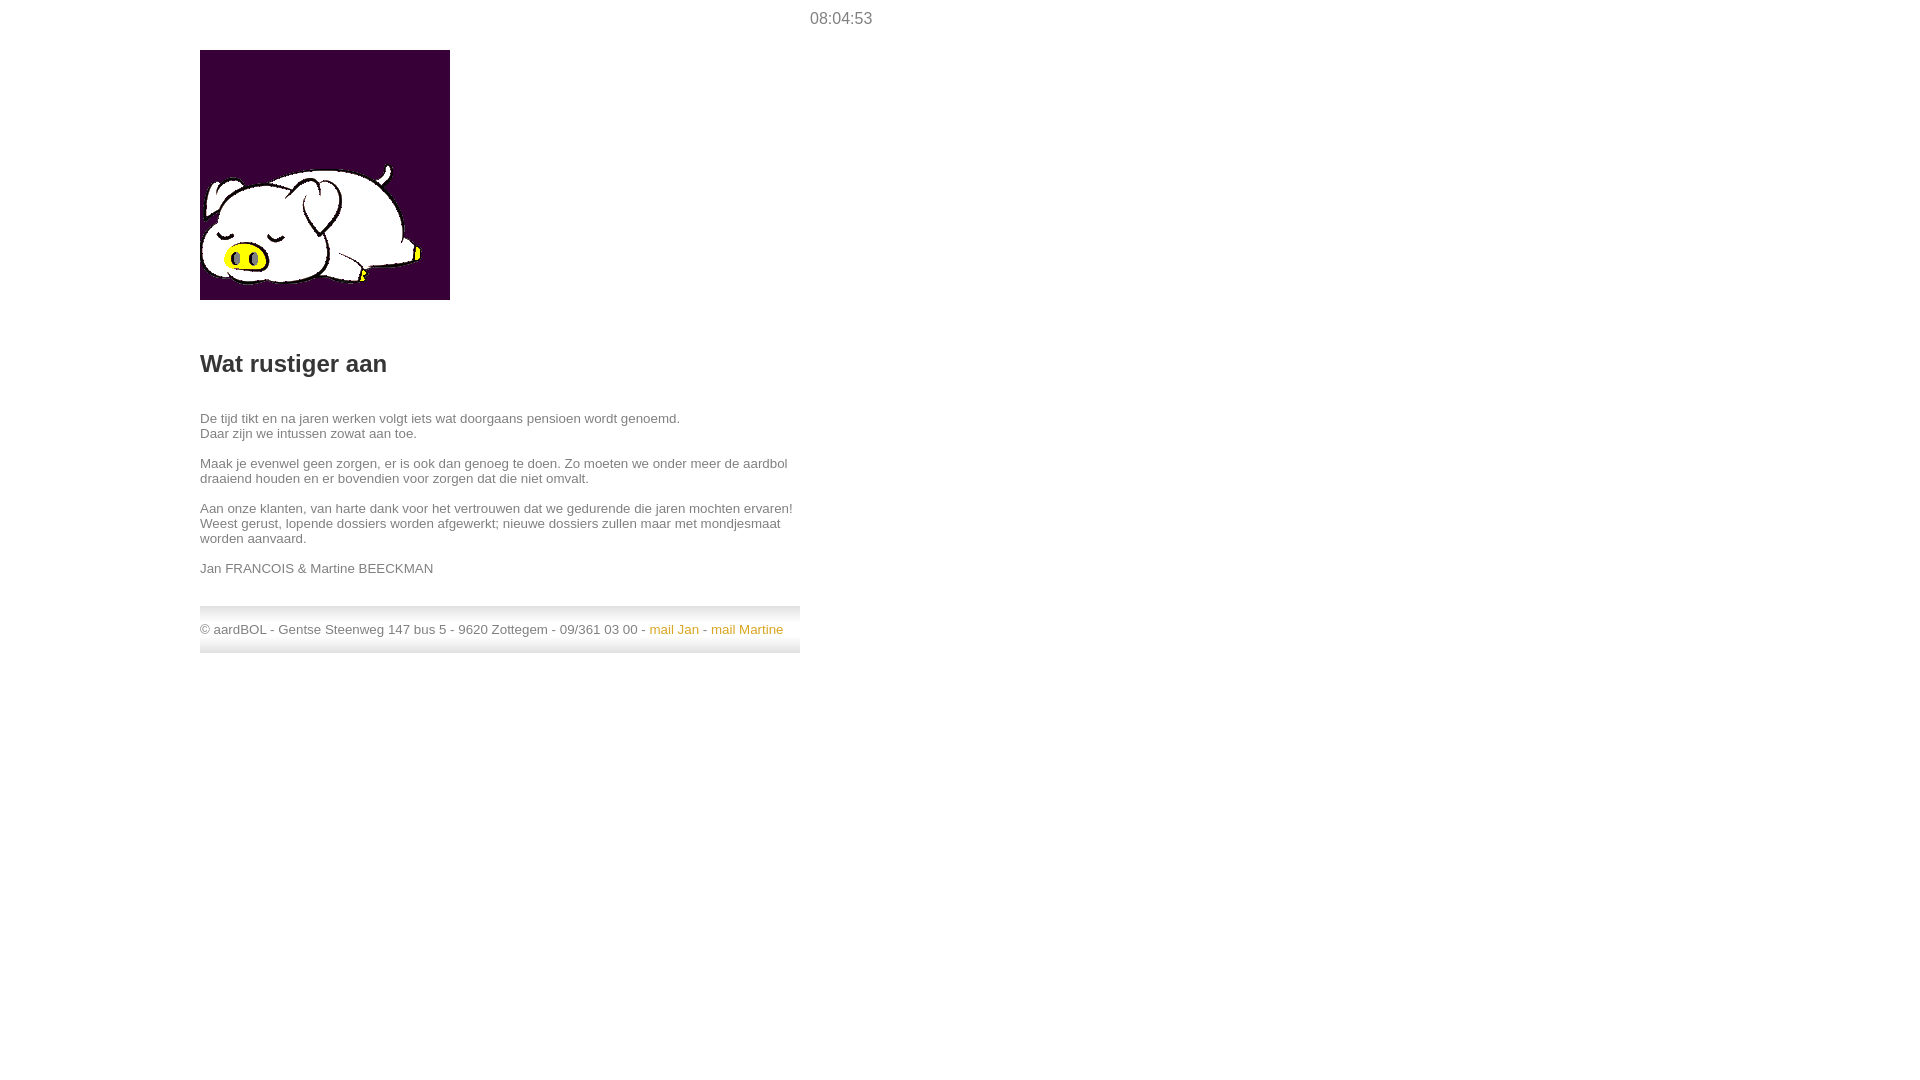  Describe the element at coordinates (673, 628) in the screenshot. I see `'mail Jan'` at that location.